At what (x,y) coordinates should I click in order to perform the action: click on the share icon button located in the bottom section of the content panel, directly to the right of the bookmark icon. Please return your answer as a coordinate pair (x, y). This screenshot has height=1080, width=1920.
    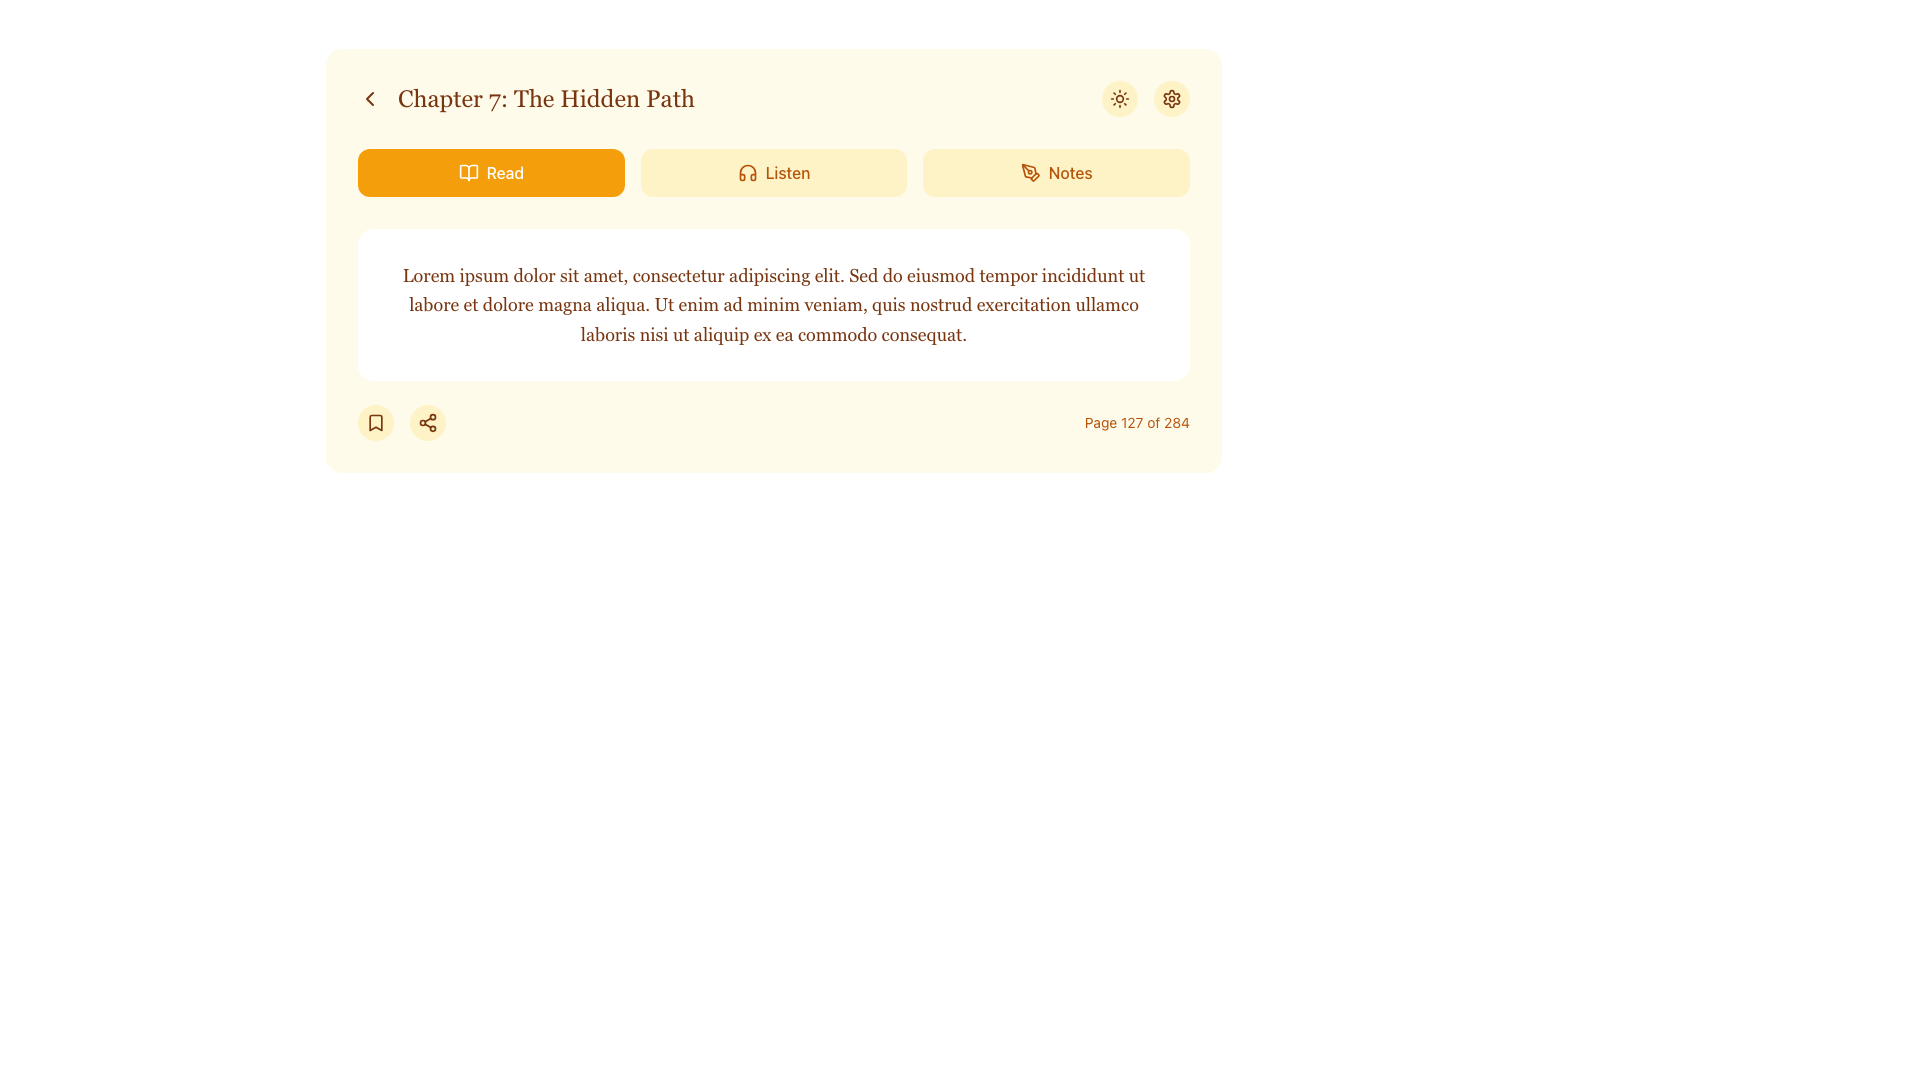
    Looking at the image, I should click on (426, 420).